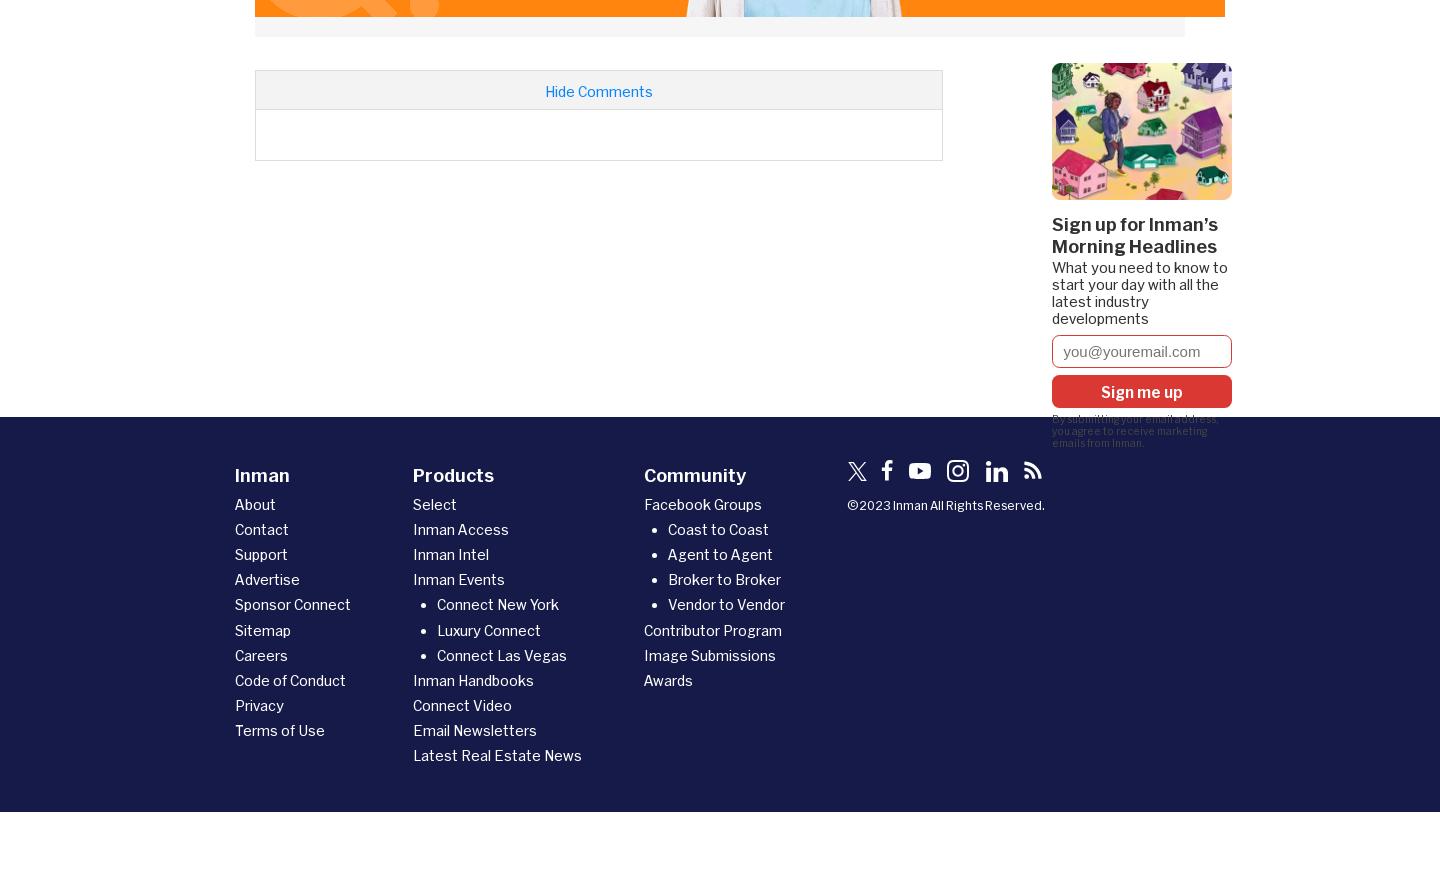  I want to click on 'Careers', so click(235, 653).